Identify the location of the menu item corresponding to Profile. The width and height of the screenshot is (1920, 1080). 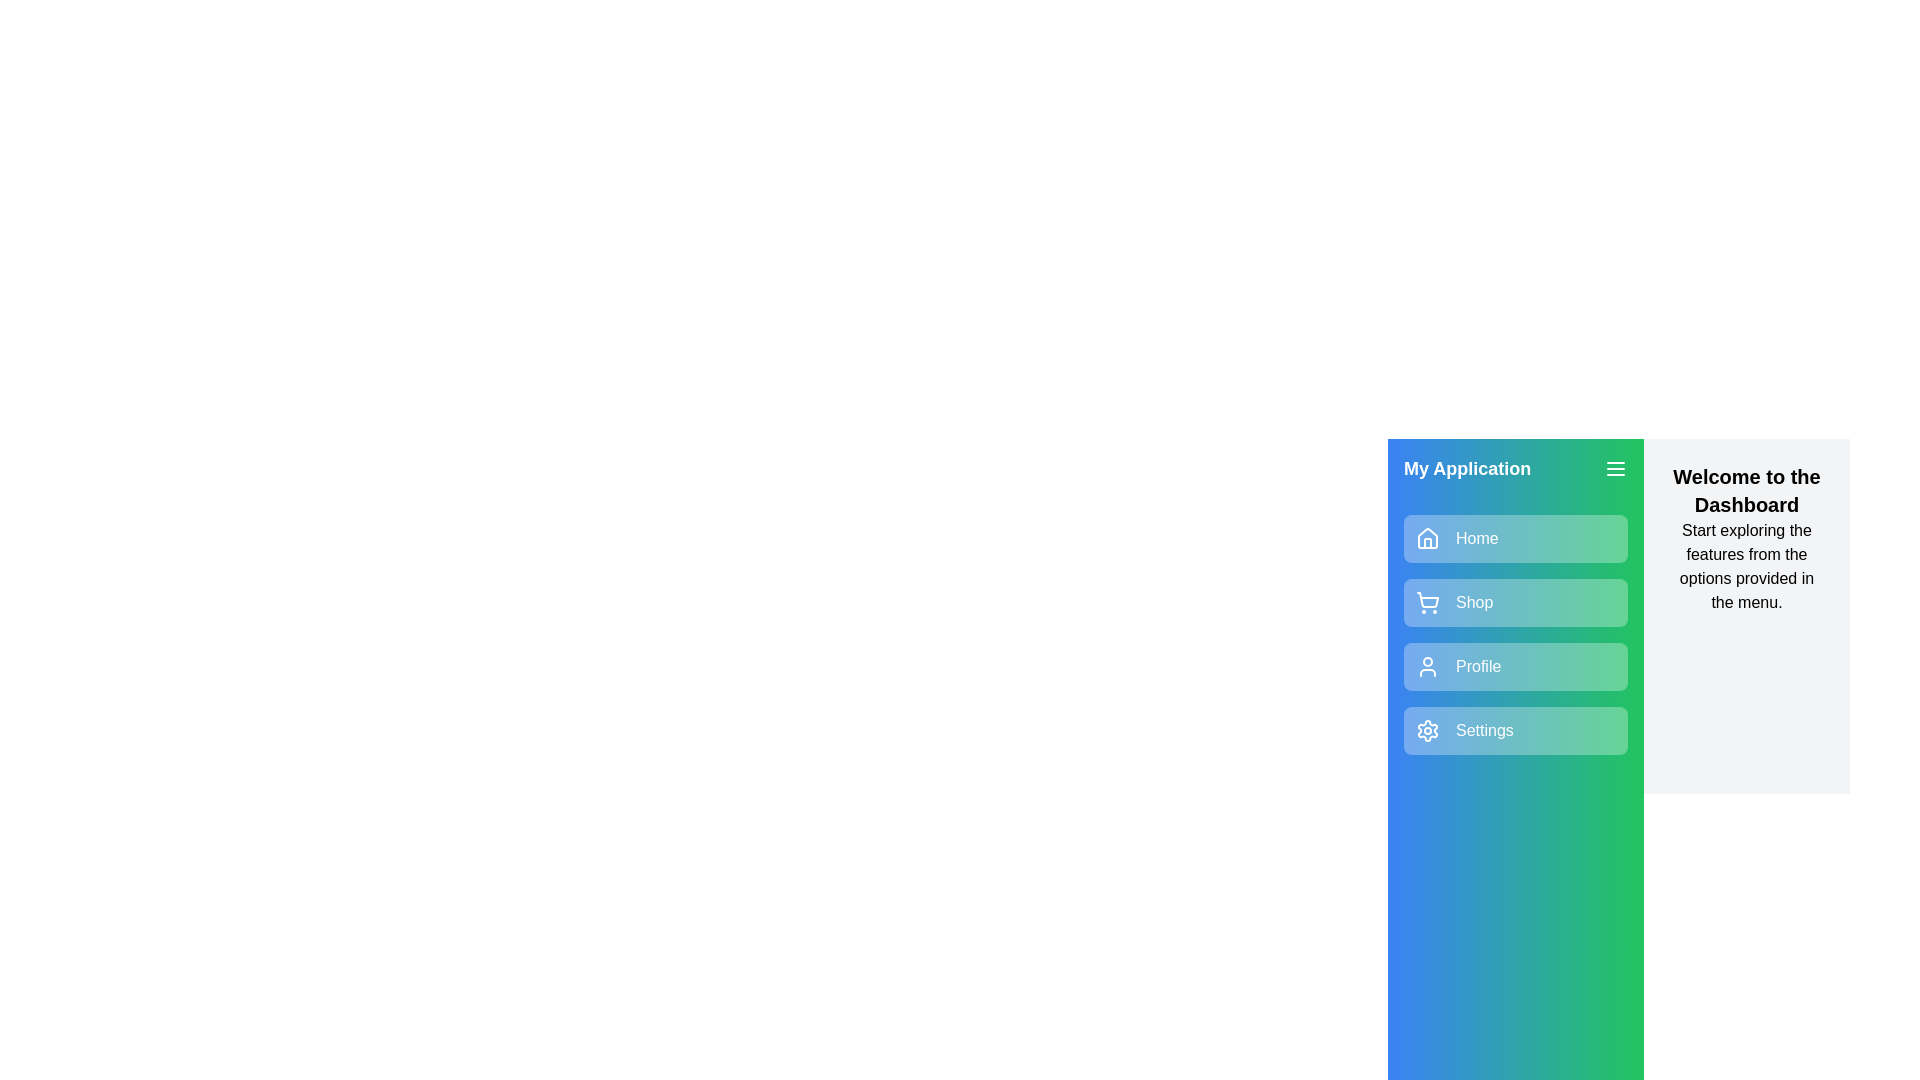
(1516, 667).